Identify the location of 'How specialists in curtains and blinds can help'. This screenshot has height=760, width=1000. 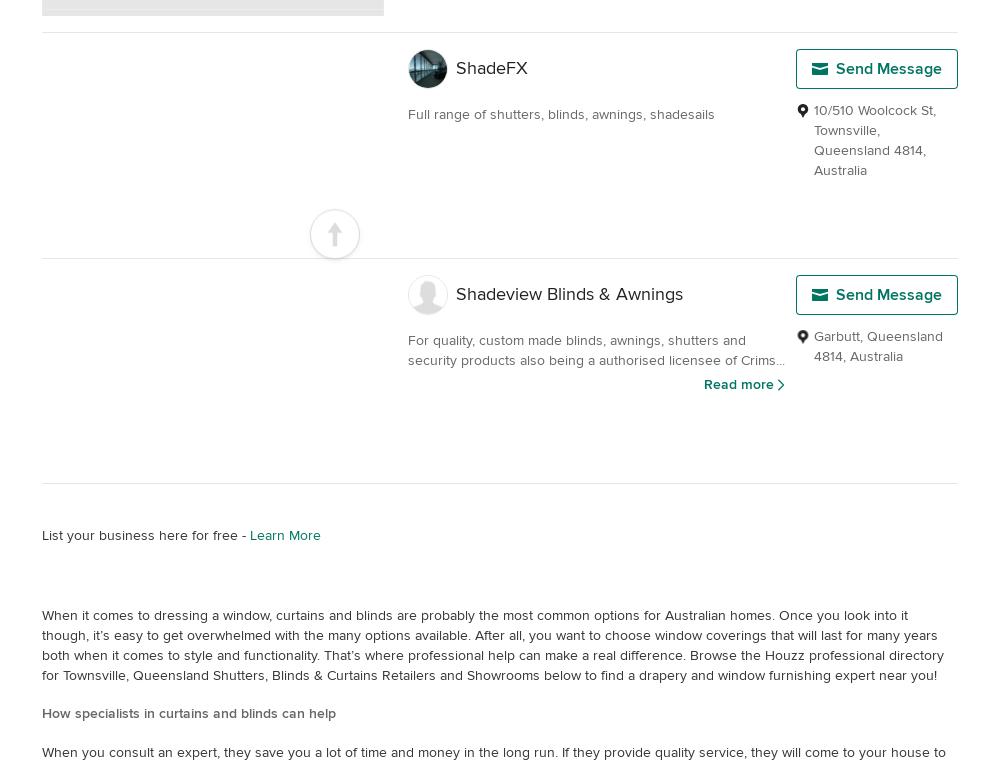
(42, 713).